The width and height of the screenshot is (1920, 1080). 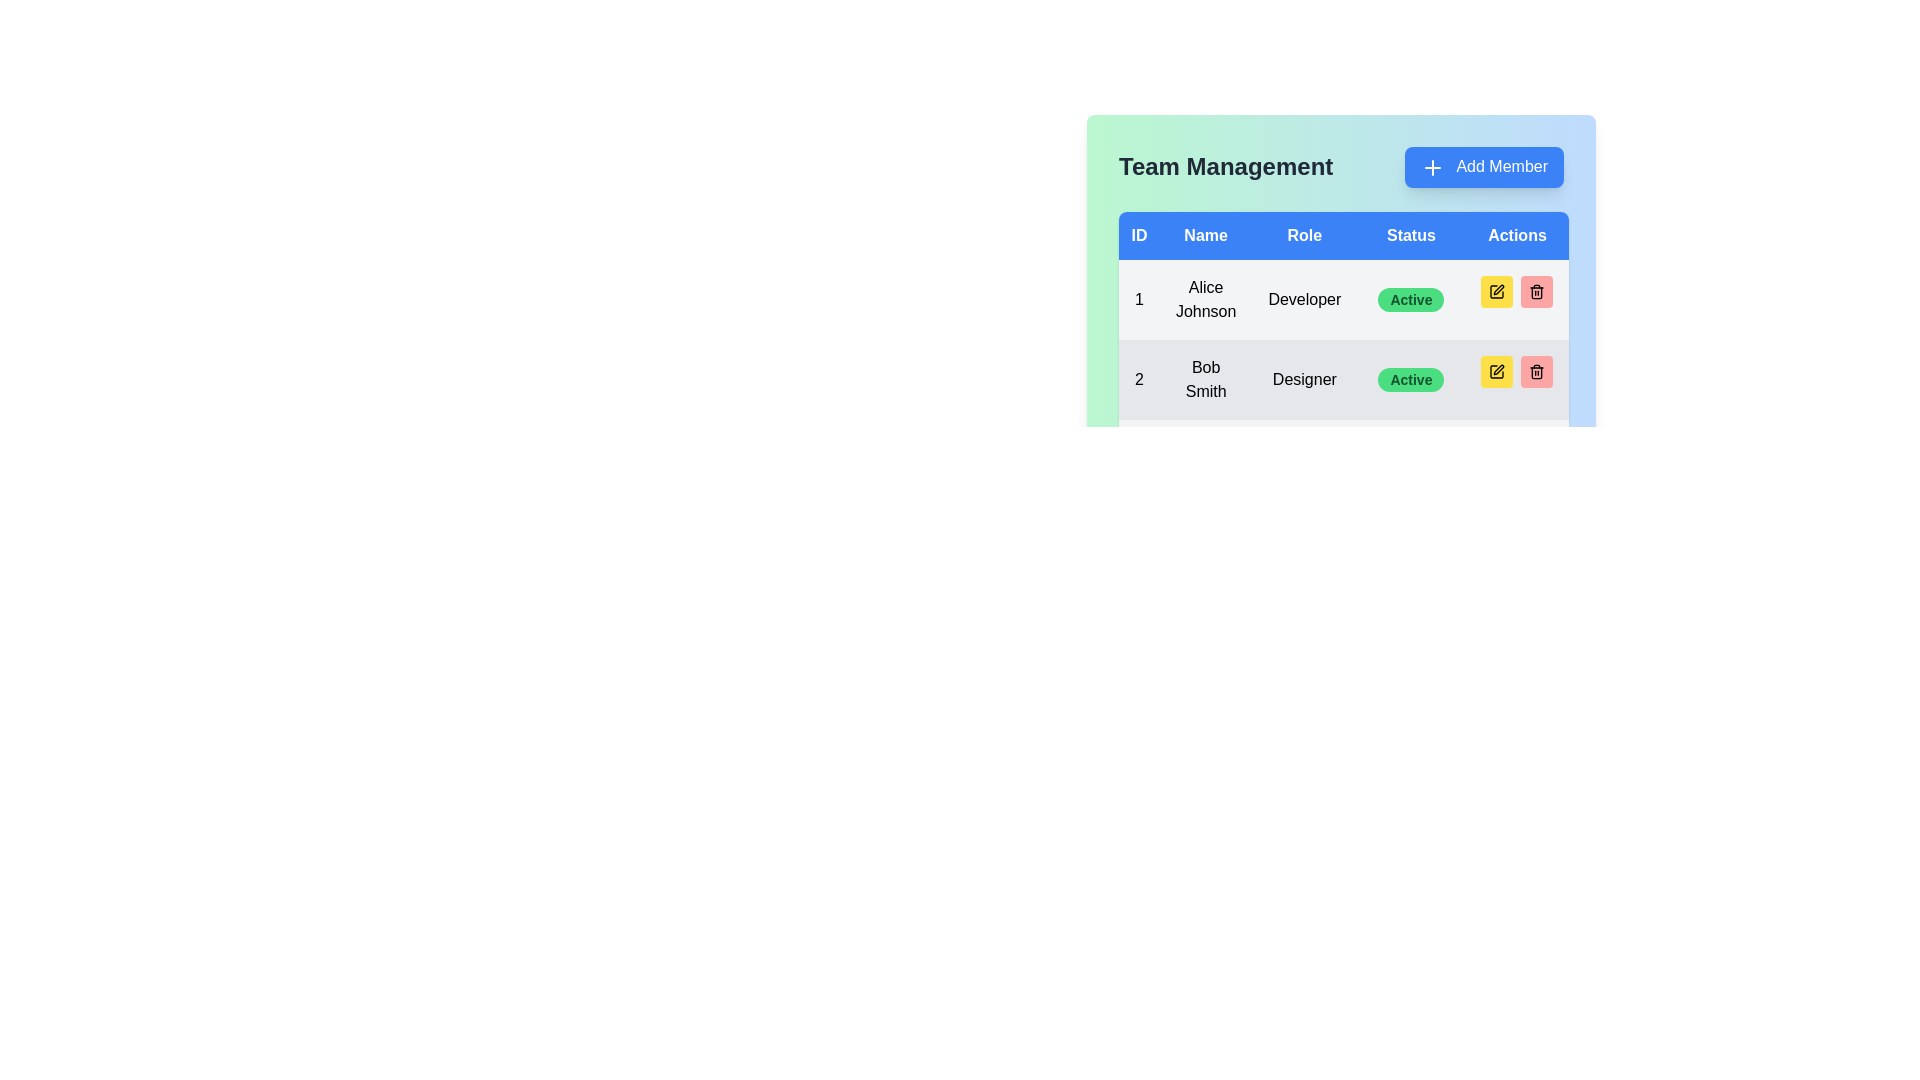 I want to click on the yellow square button with rounded corners and a pen icon located in the 'Actions' column of the first row of the team management table to initiate the editing process, so click(x=1497, y=291).